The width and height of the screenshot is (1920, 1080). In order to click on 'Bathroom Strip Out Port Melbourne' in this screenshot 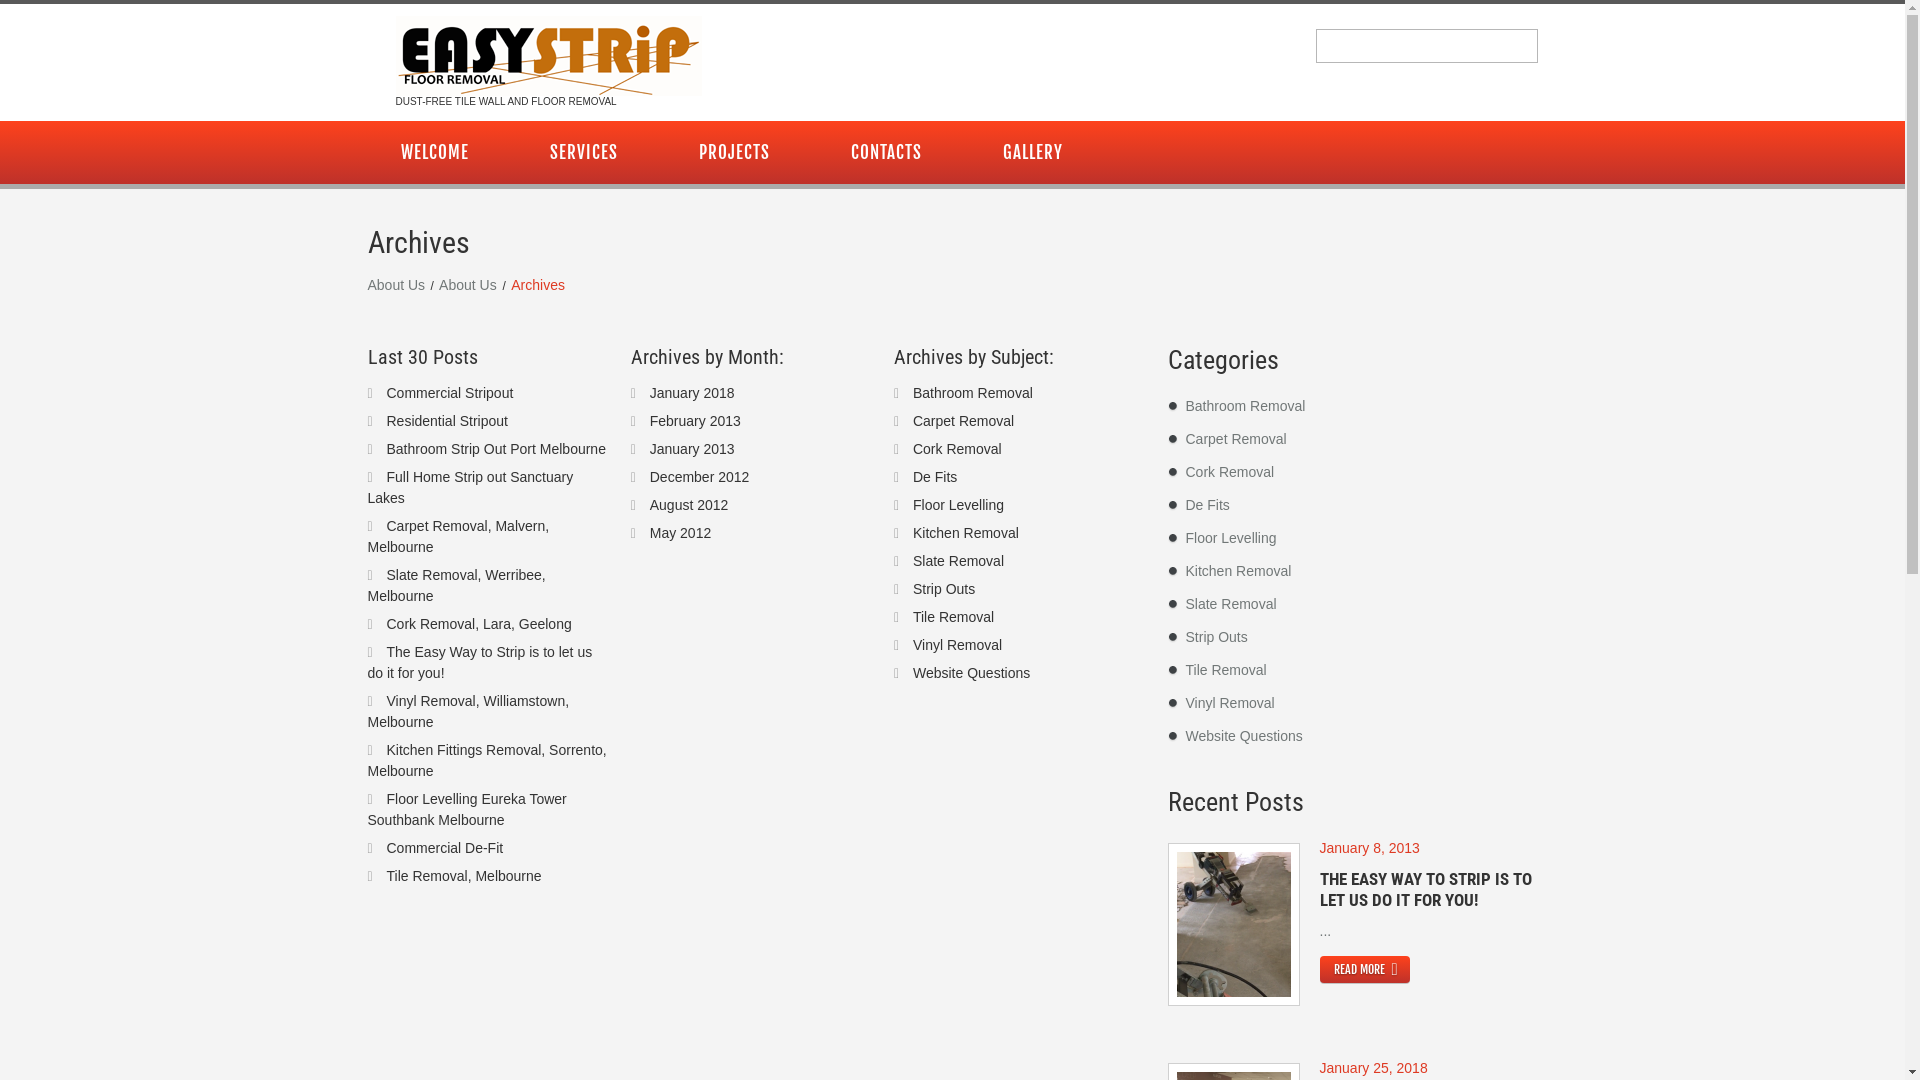, I will do `click(385, 446)`.